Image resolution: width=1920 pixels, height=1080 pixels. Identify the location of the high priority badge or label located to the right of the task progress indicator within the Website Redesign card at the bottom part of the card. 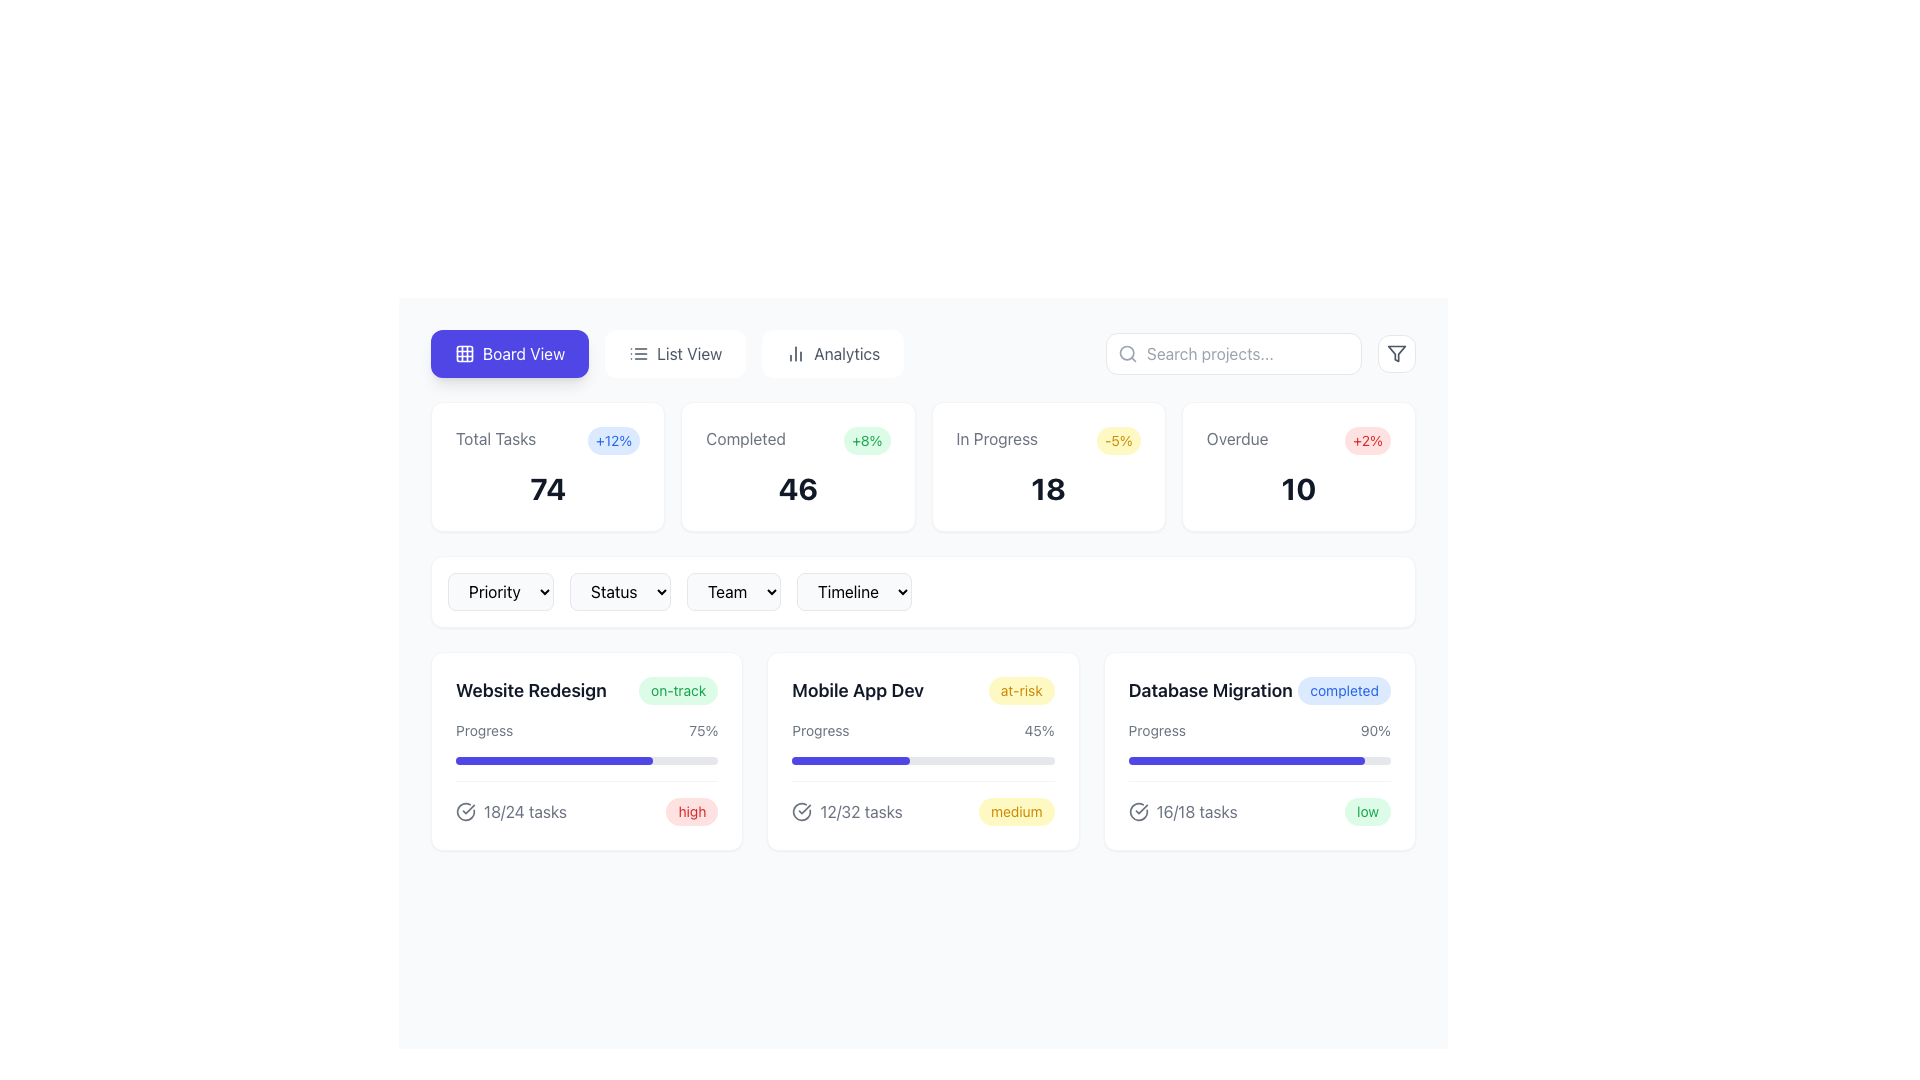
(692, 812).